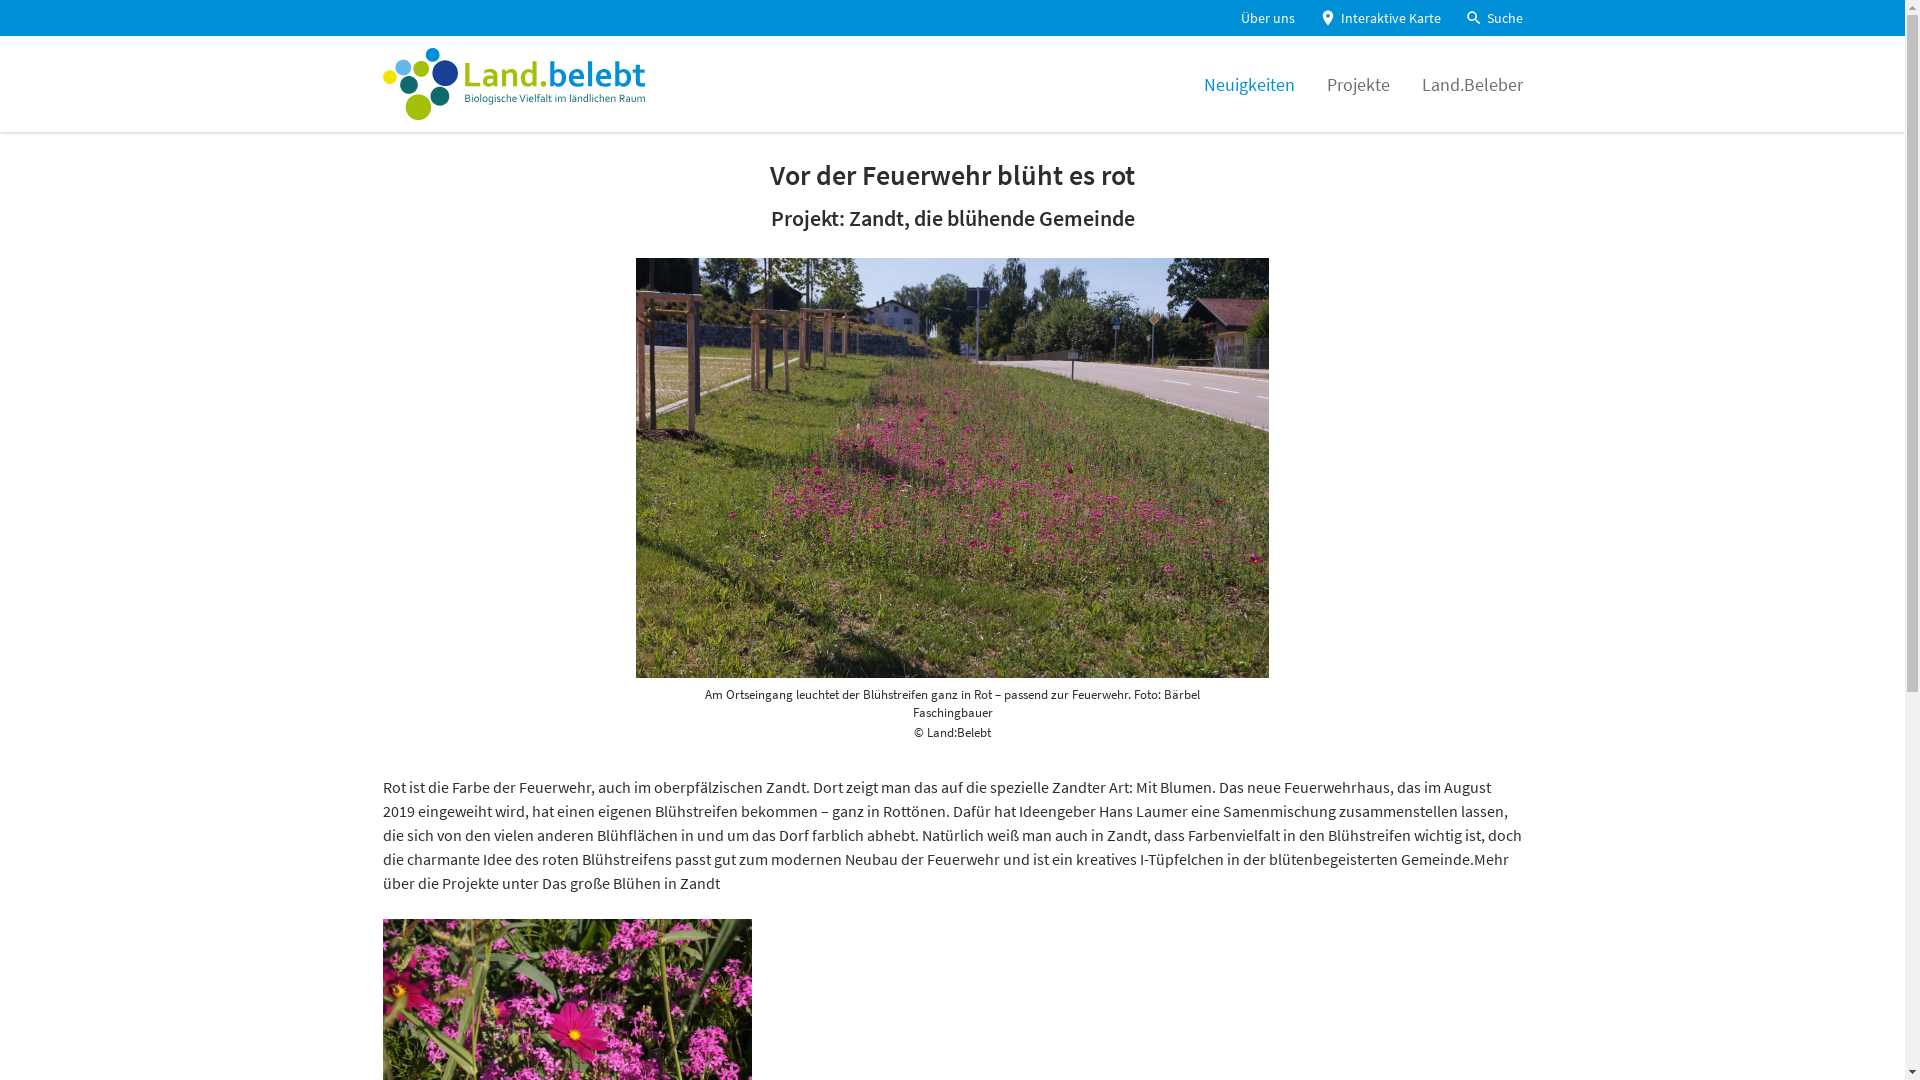  What do you see at coordinates (1492, 18) in the screenshot?
I see `'Suche'` at bounding box center [1492, 18].